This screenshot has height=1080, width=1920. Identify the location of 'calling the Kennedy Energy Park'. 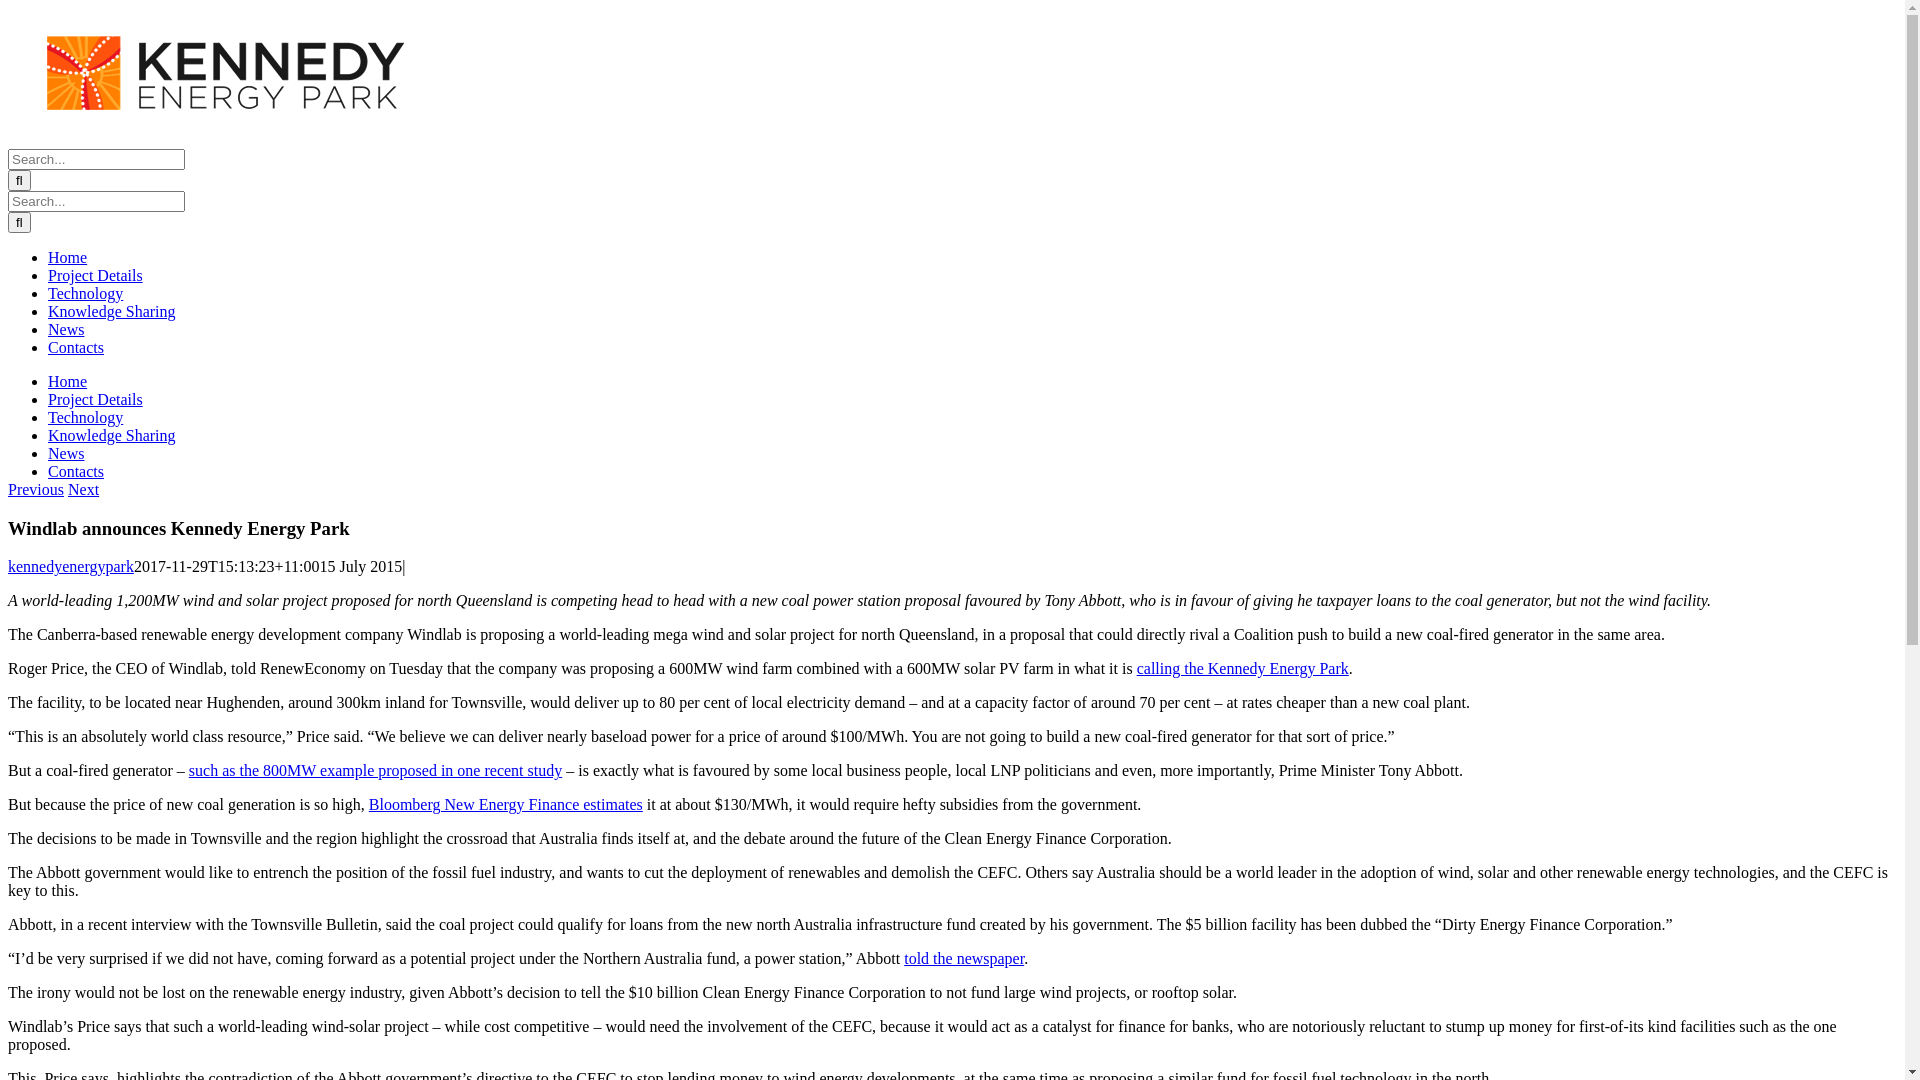
(1242, 668).